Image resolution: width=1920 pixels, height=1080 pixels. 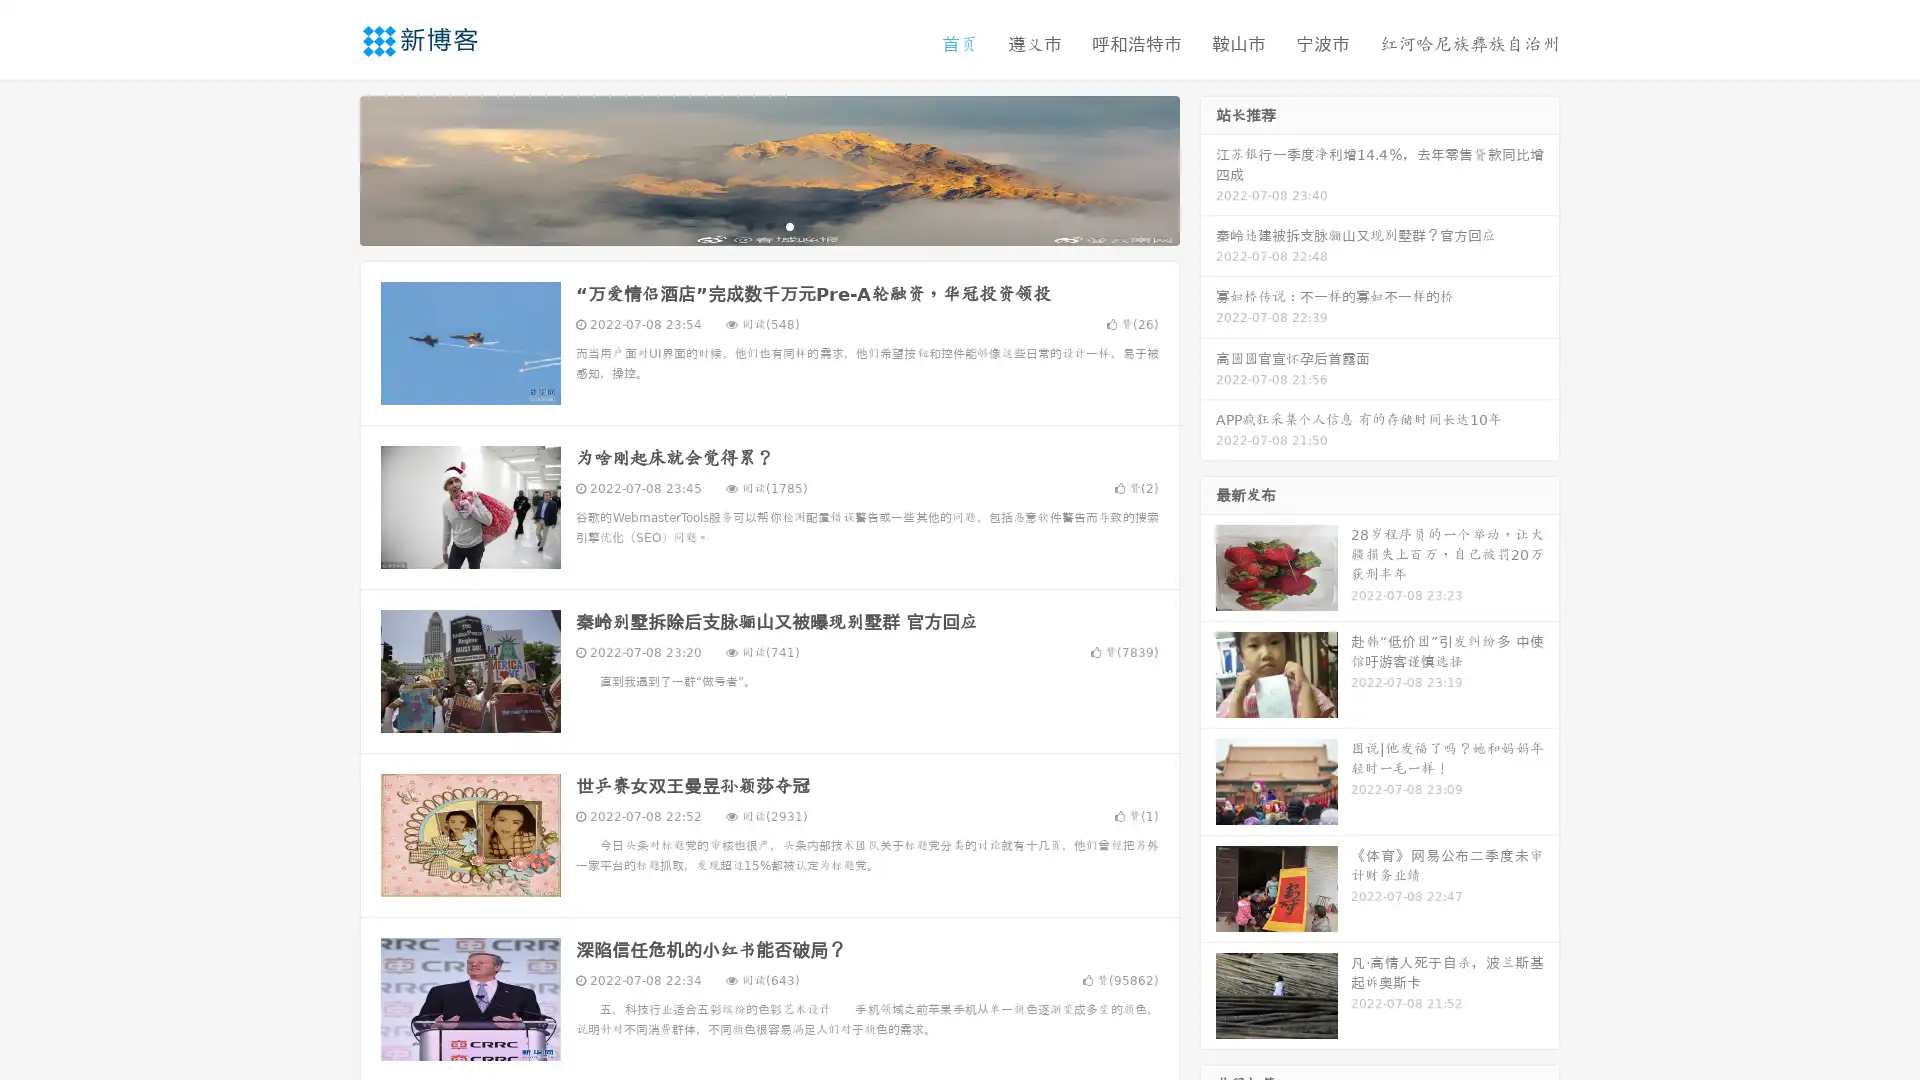 What do you see at coordinates (330, 168) in the screenshot?
I see `Previous slide` at bounding box center [330, 168].